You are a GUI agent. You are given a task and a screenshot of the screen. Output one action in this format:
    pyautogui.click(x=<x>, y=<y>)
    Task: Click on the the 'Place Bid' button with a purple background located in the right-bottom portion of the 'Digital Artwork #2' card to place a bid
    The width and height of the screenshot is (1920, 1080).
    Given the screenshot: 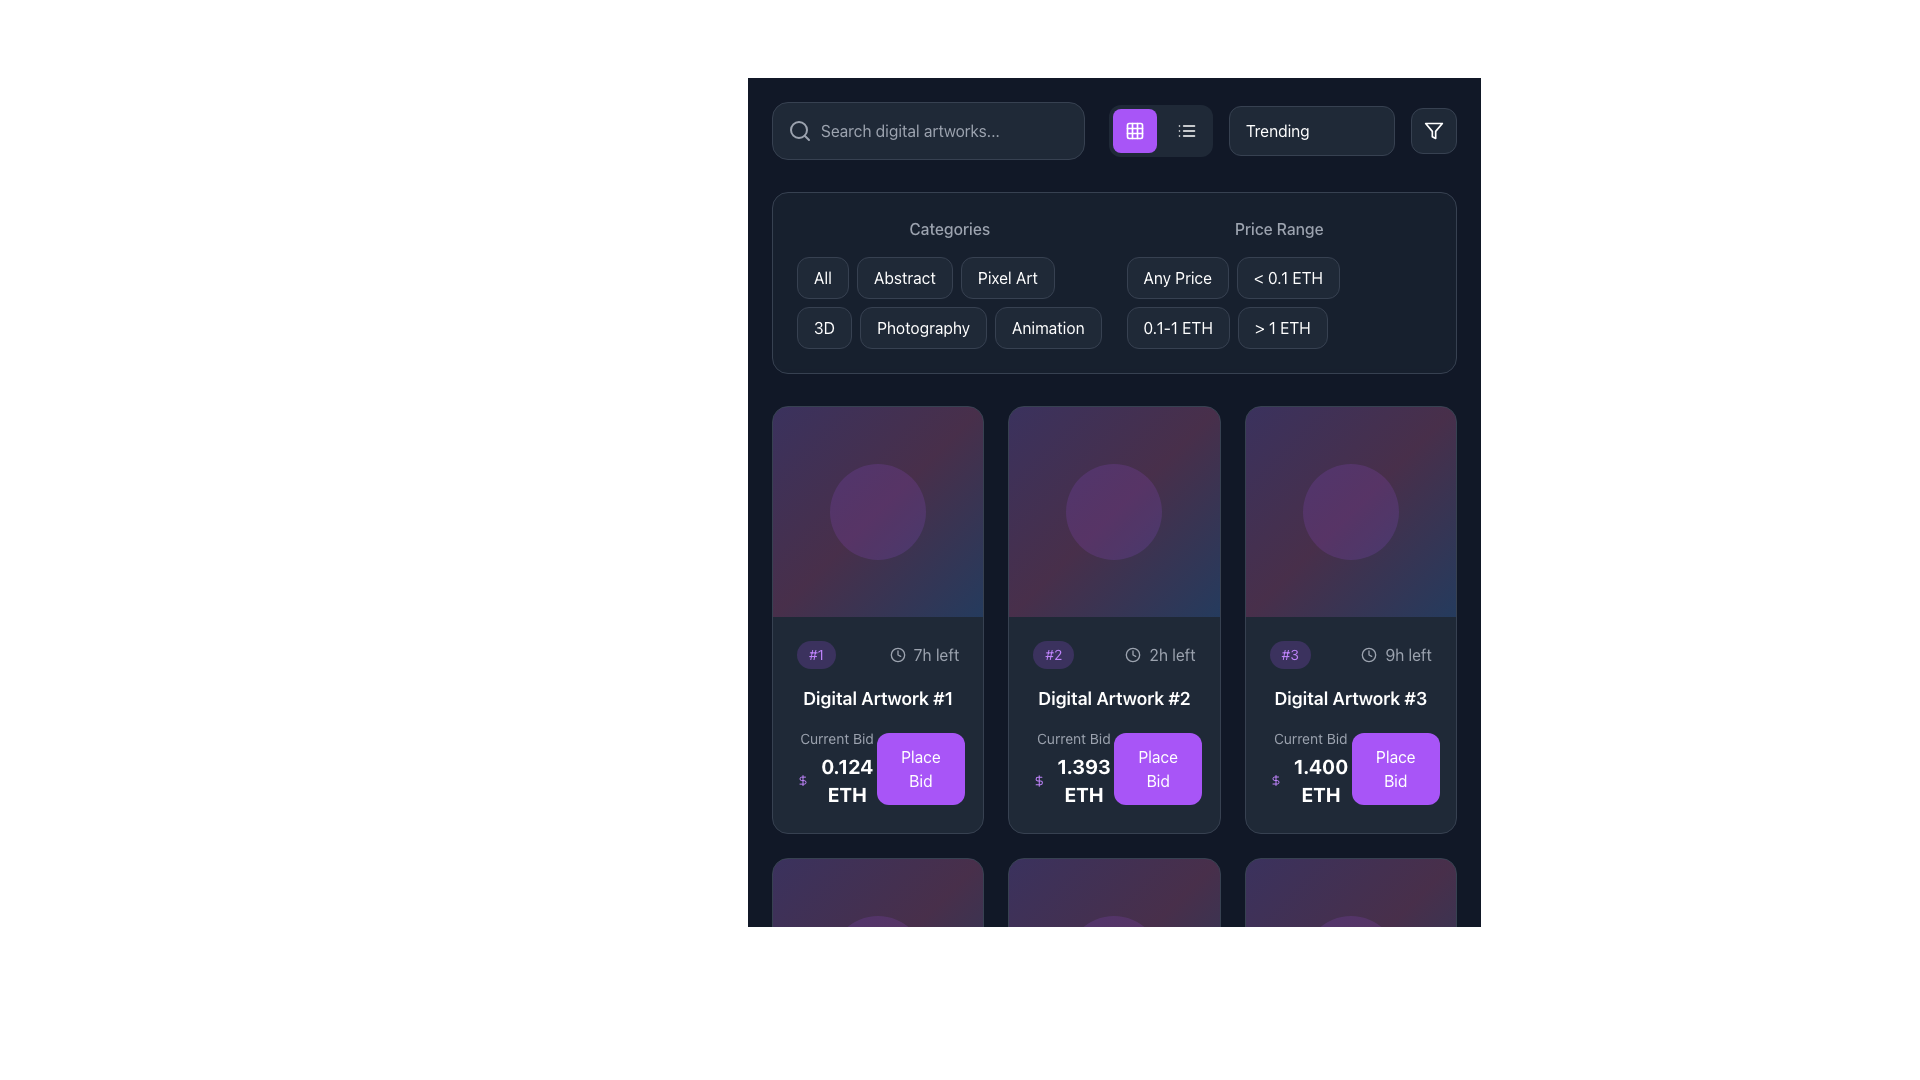 What is the action you would take?
    pyautogui.click(x=1113, y=768)
    